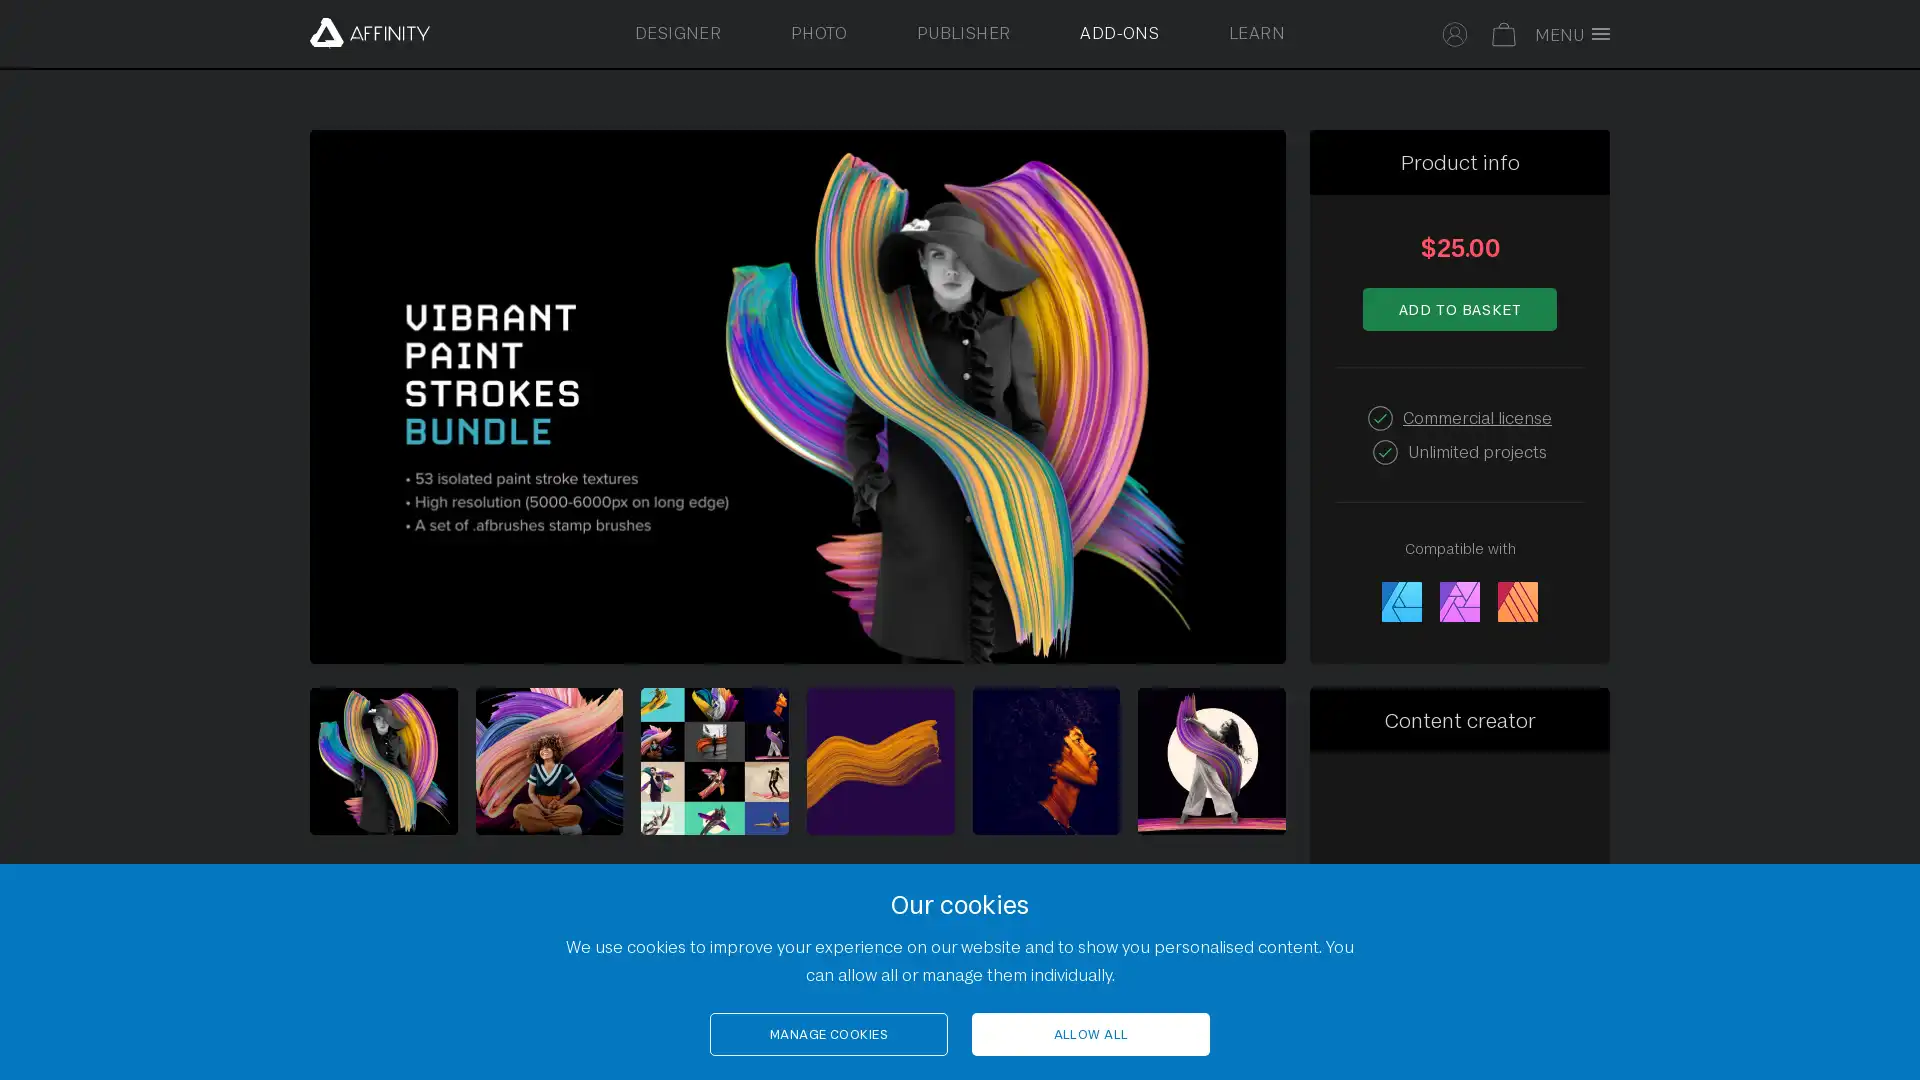 The image size is (1920, 1080). Describe the element at coordinates (1089, 1034) in the screenshot. I see `ALLOW ALL` at that location.